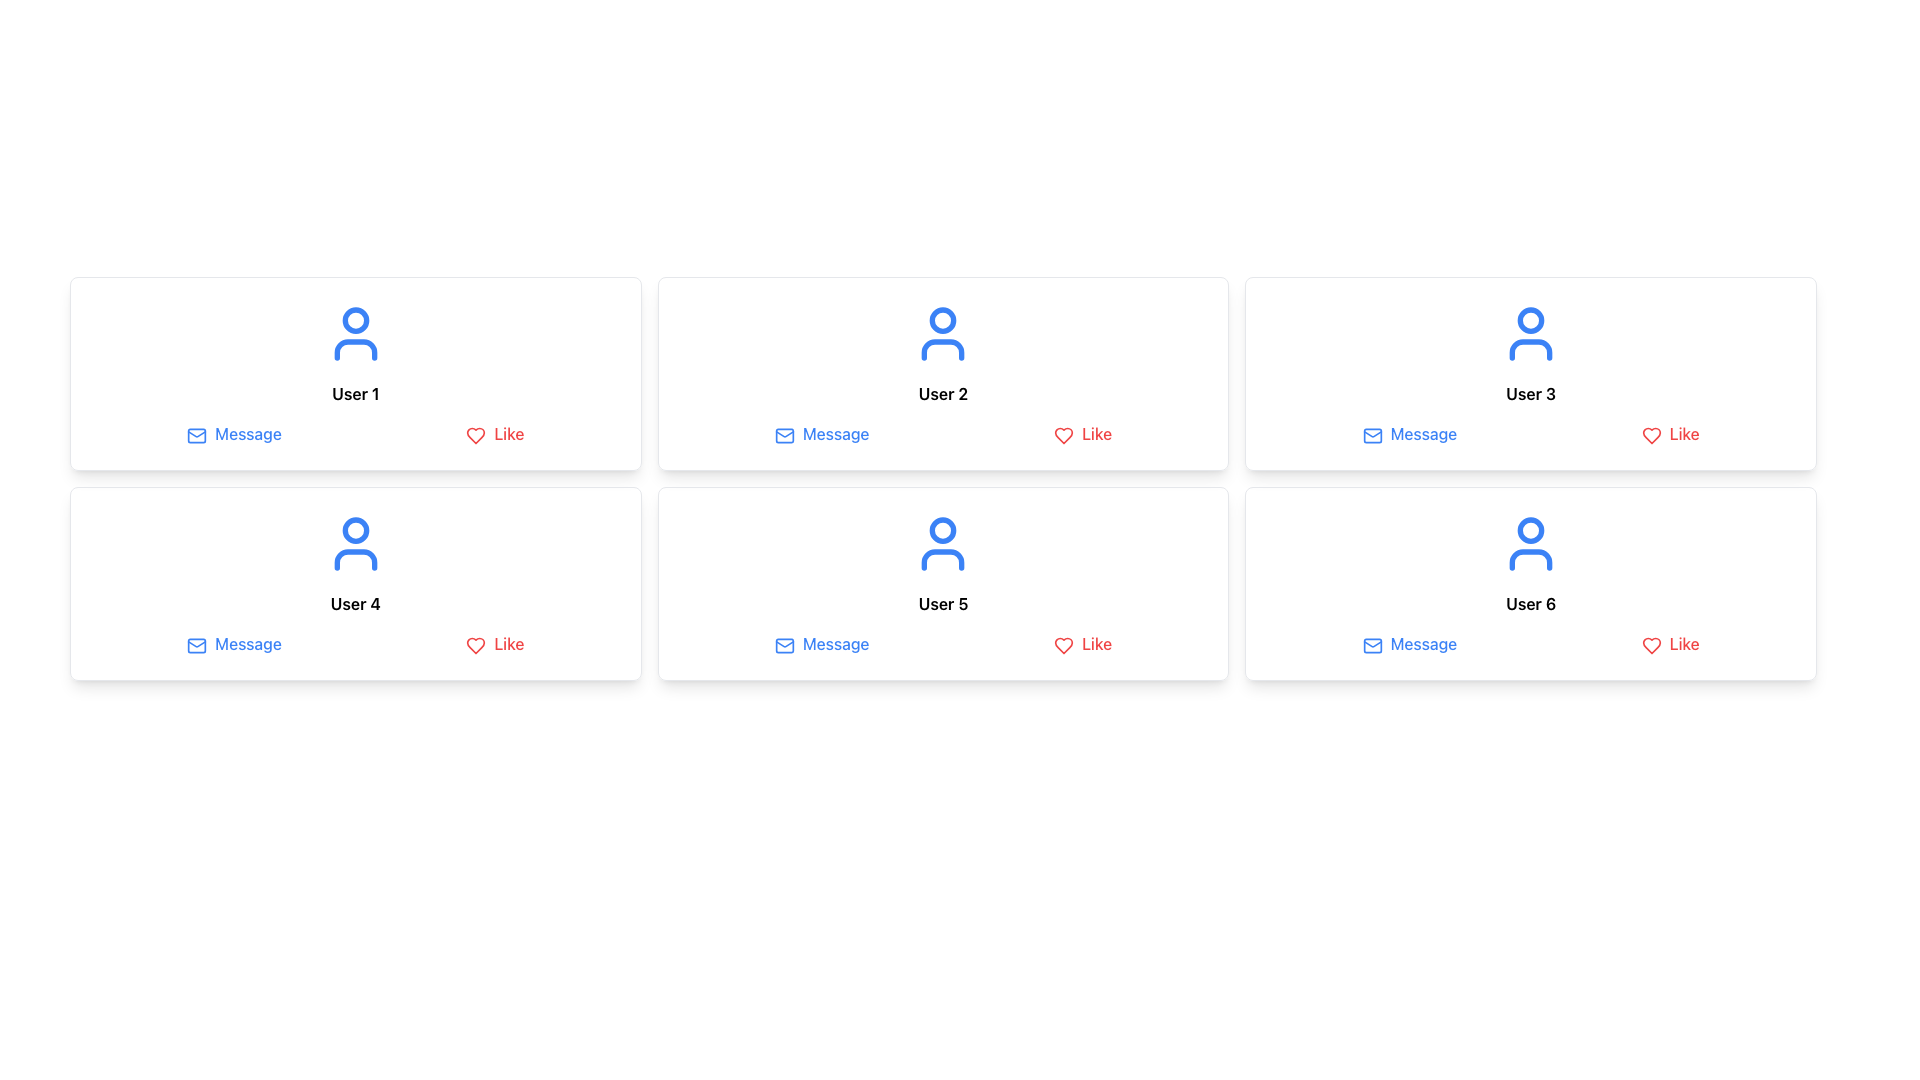  Describe the element at coordinates (942, 349) in the screenshot. I see `the blue-stroked rectangular base of the user icon located below the circular head in the 'User 2' profile card` at that location.